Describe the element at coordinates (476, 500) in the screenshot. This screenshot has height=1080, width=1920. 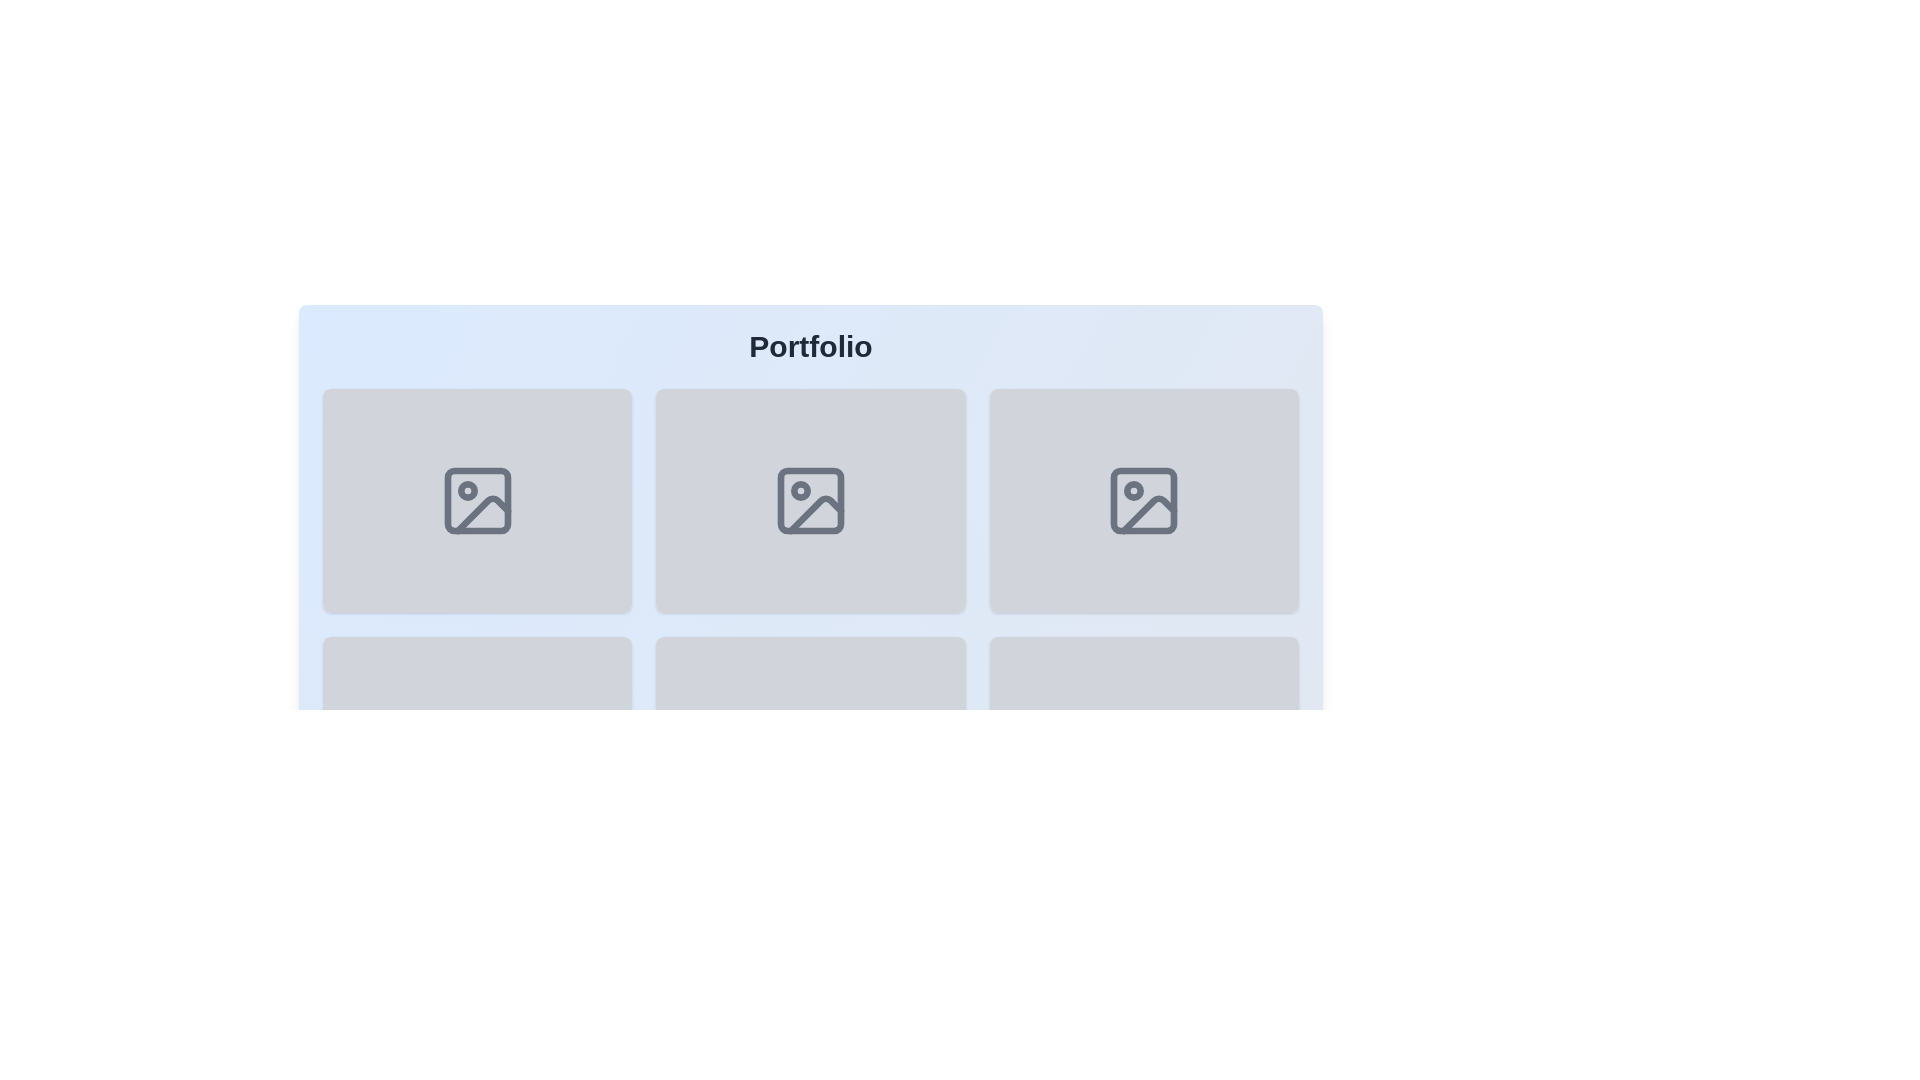
I see `collapse button of the expanded portfolio item` at that location.